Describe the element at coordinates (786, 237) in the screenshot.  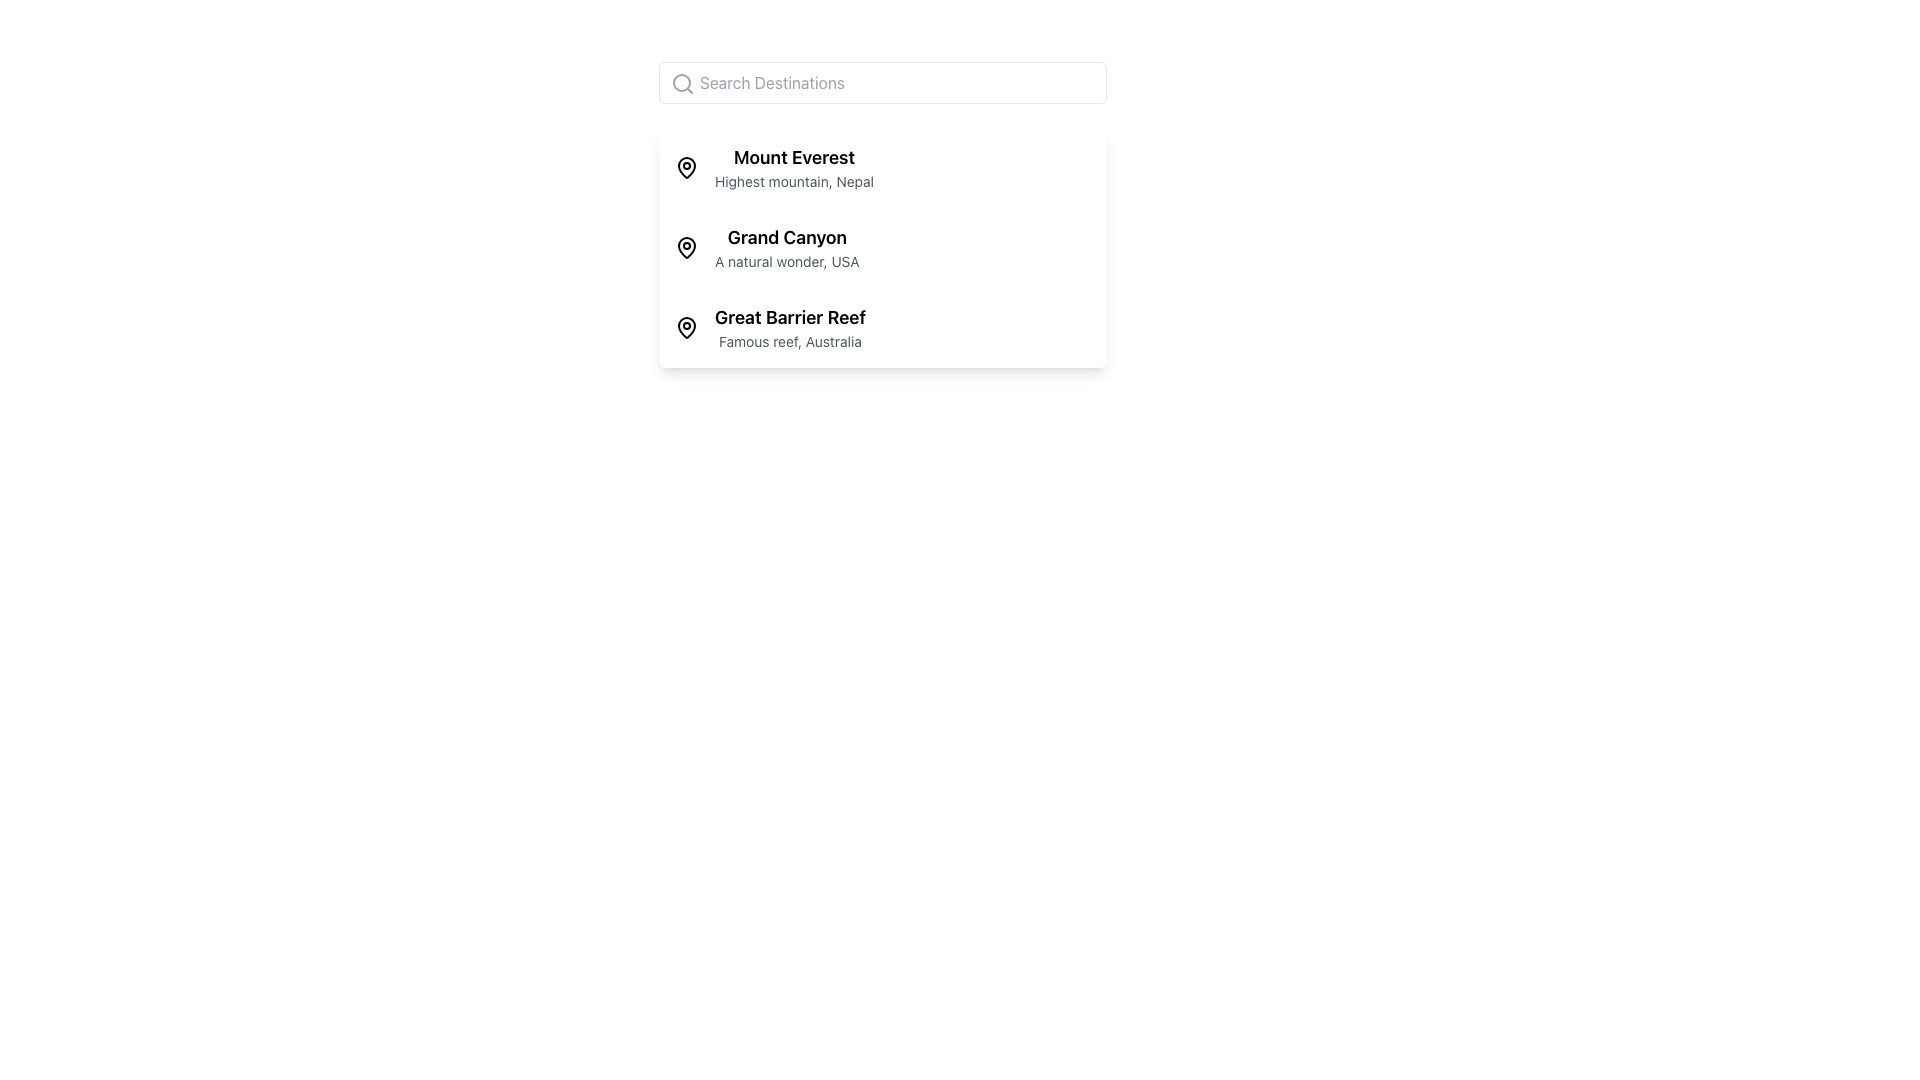
I see `the primary label of the second destination in the vertical list, which is positioned above the descriptive text 'A natural wonder, USA' and aligned to the right of the location marker icon` at that location.